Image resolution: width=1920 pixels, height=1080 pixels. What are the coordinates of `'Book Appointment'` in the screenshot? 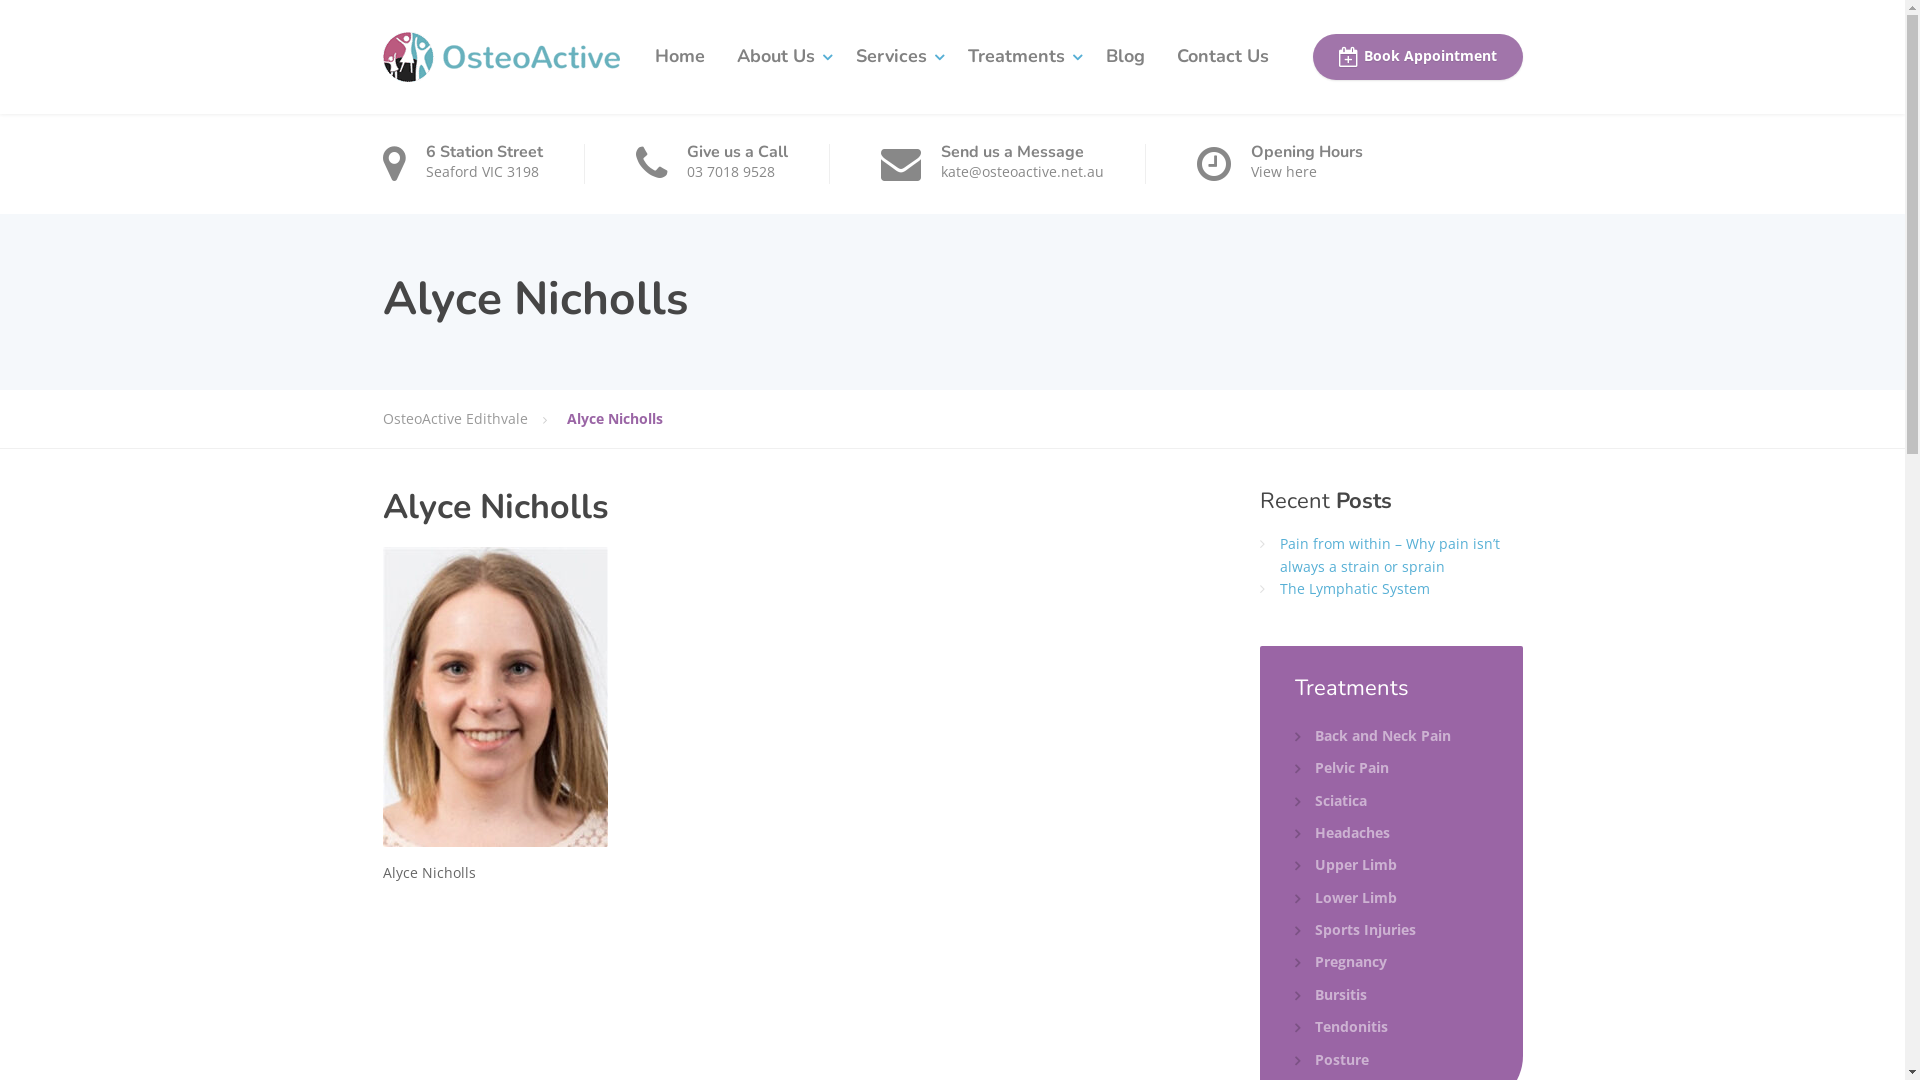 It's located at (1415, 56).